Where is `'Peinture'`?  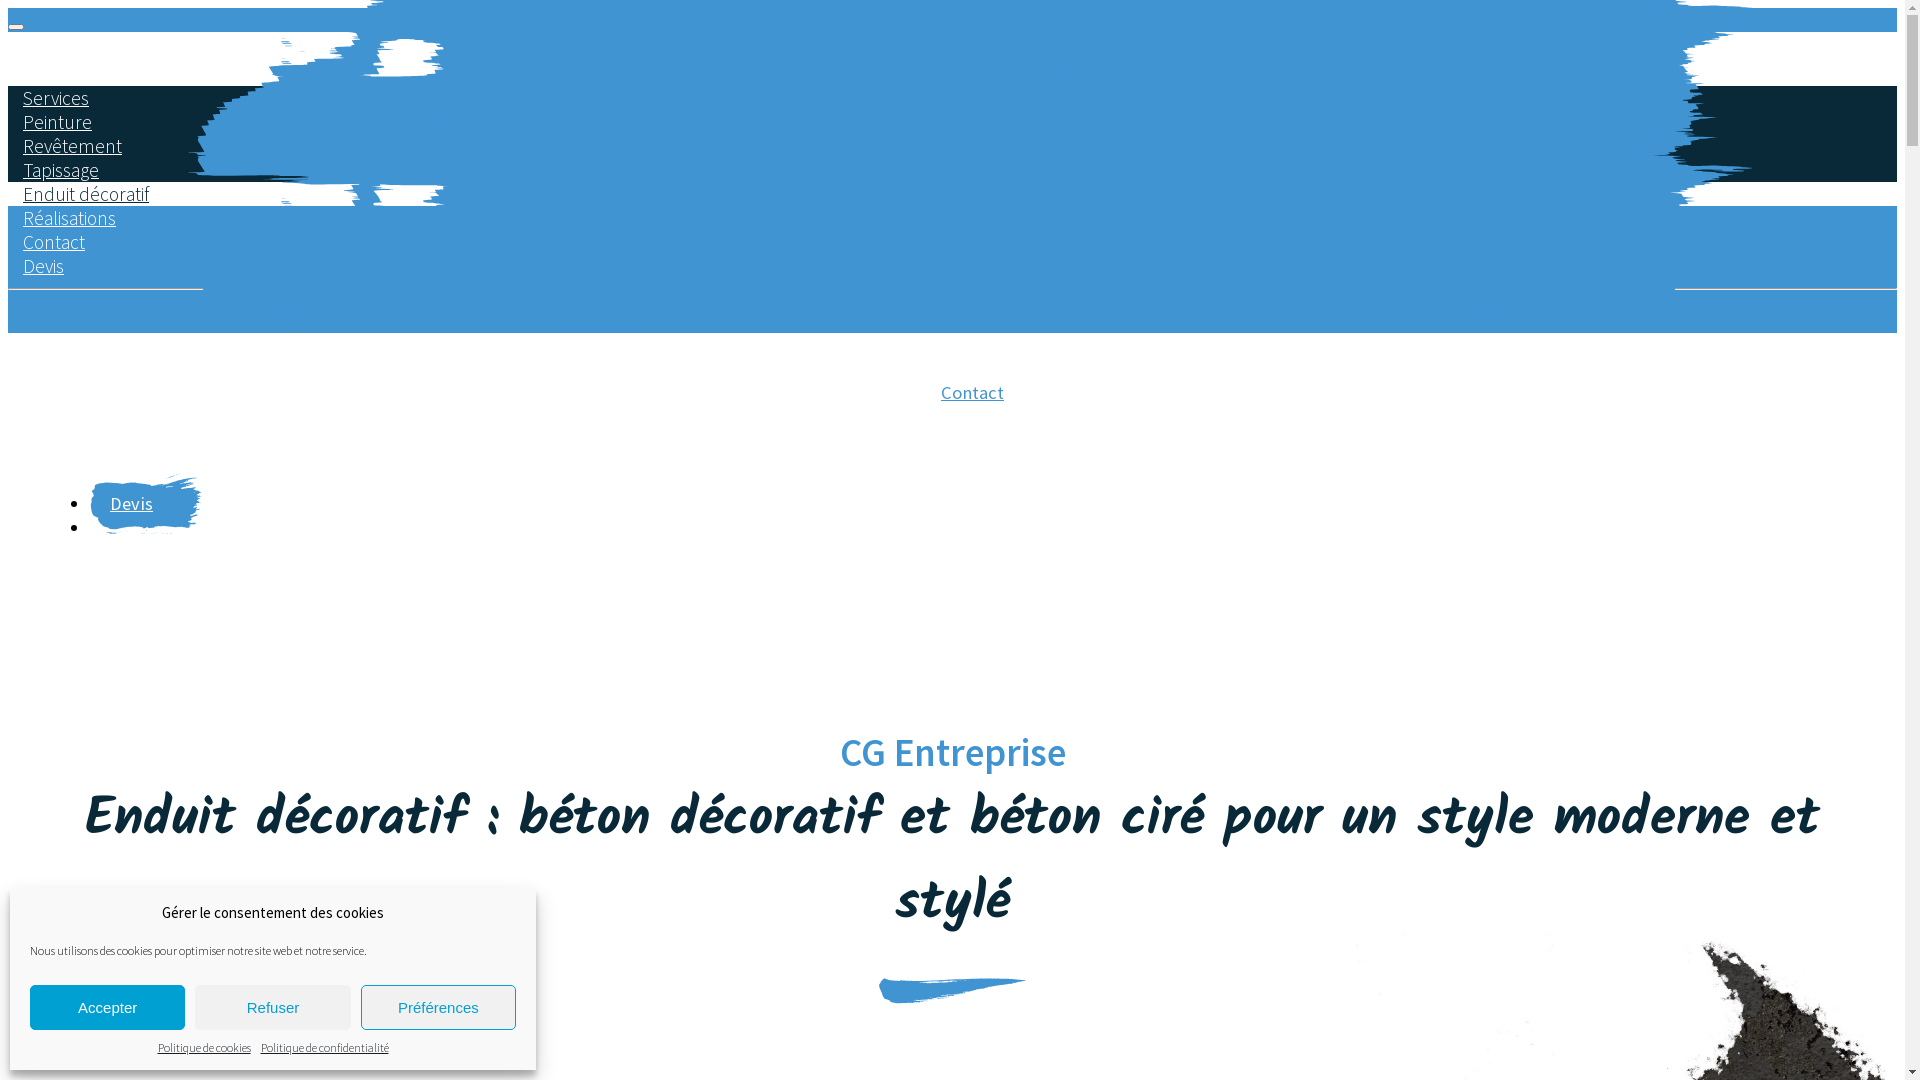 'Peinture' is located at coordinates (57, 122).